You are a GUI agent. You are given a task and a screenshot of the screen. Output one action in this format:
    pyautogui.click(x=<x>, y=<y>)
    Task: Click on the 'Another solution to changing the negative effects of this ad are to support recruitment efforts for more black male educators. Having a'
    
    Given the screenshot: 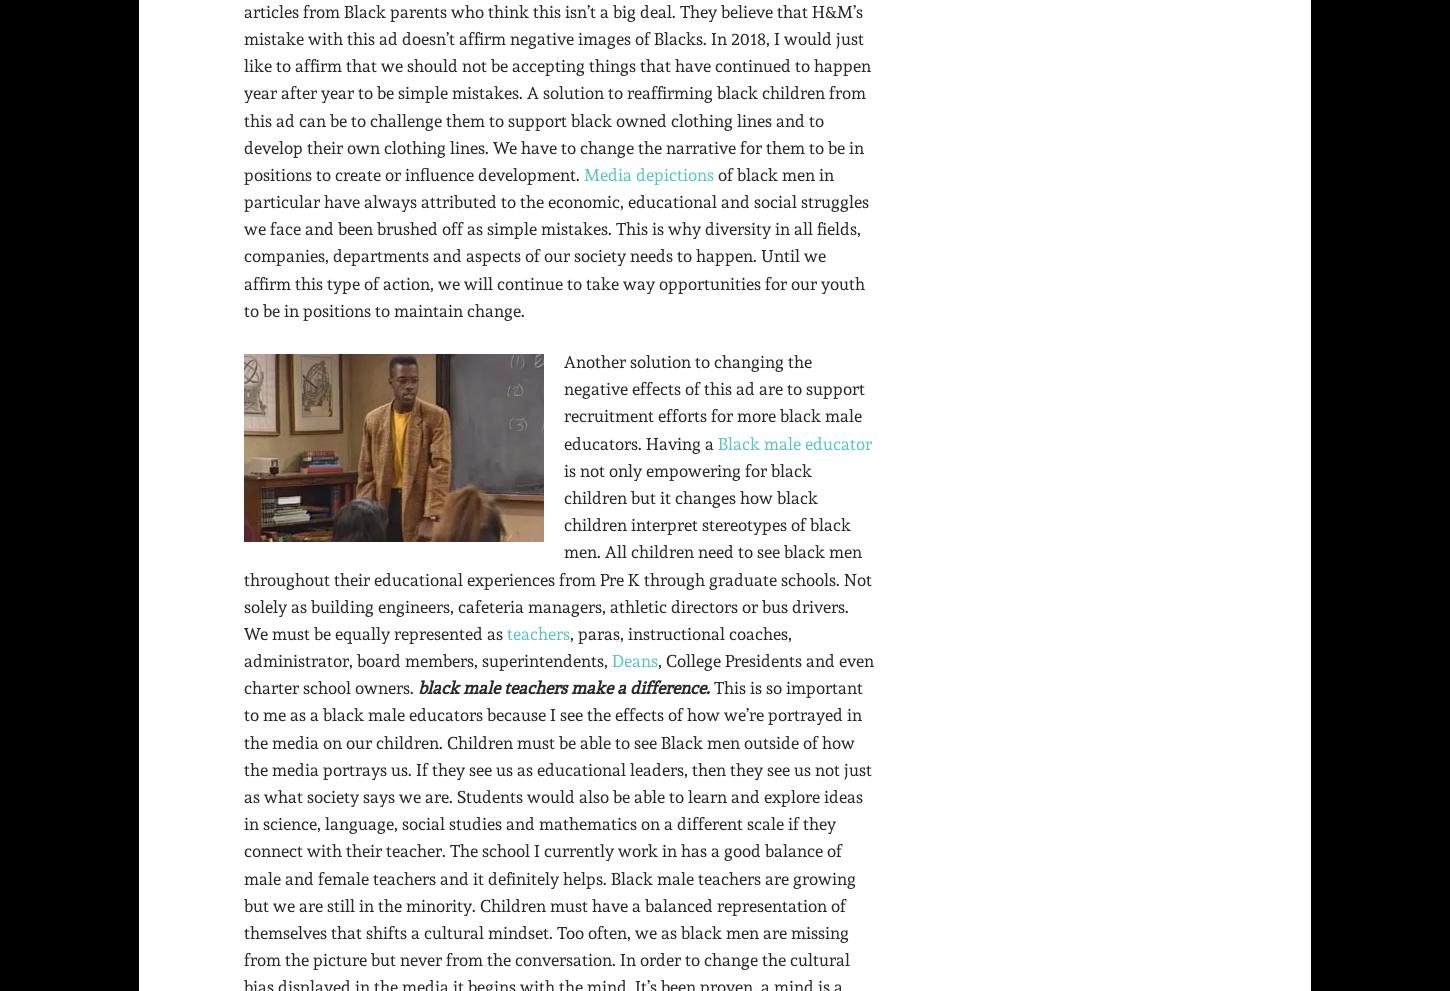 What is the action you would take?
    pyautogui.click(x=713, y=401)
    